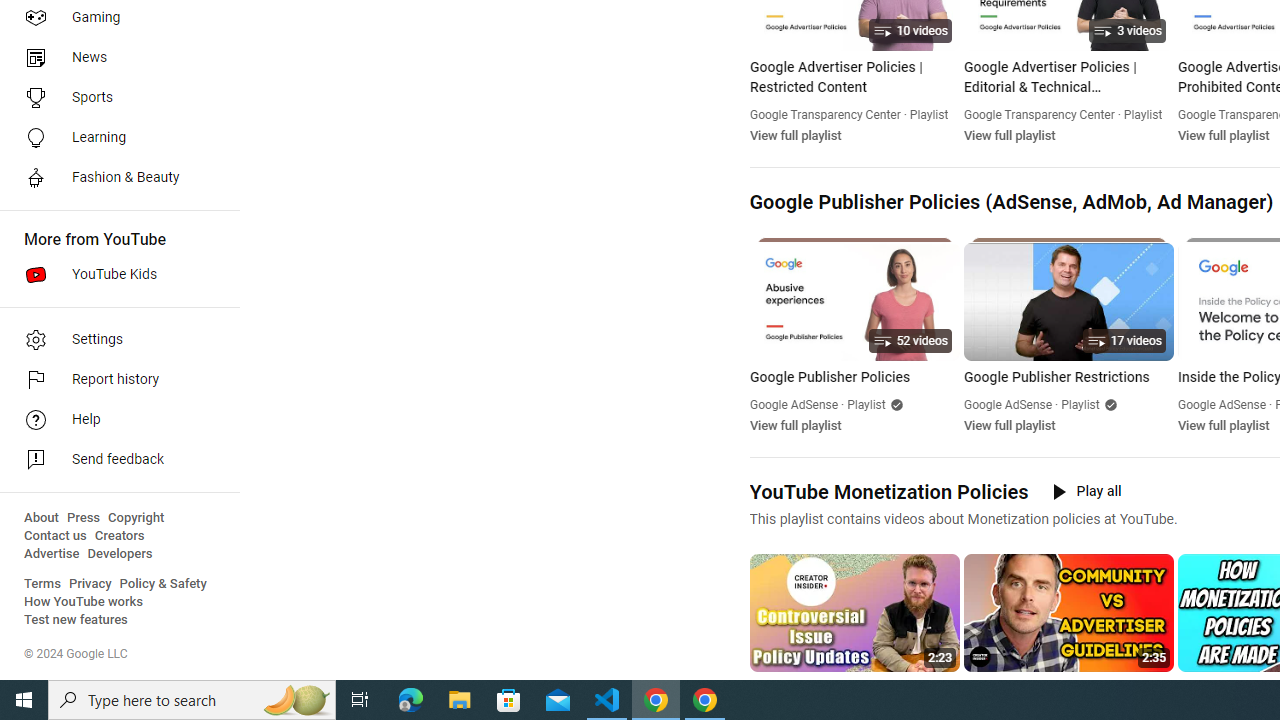  What do you see at coordinates (76, 619) in the screenshot?
I see `'Test new features'` at bounding box center [76, 619].